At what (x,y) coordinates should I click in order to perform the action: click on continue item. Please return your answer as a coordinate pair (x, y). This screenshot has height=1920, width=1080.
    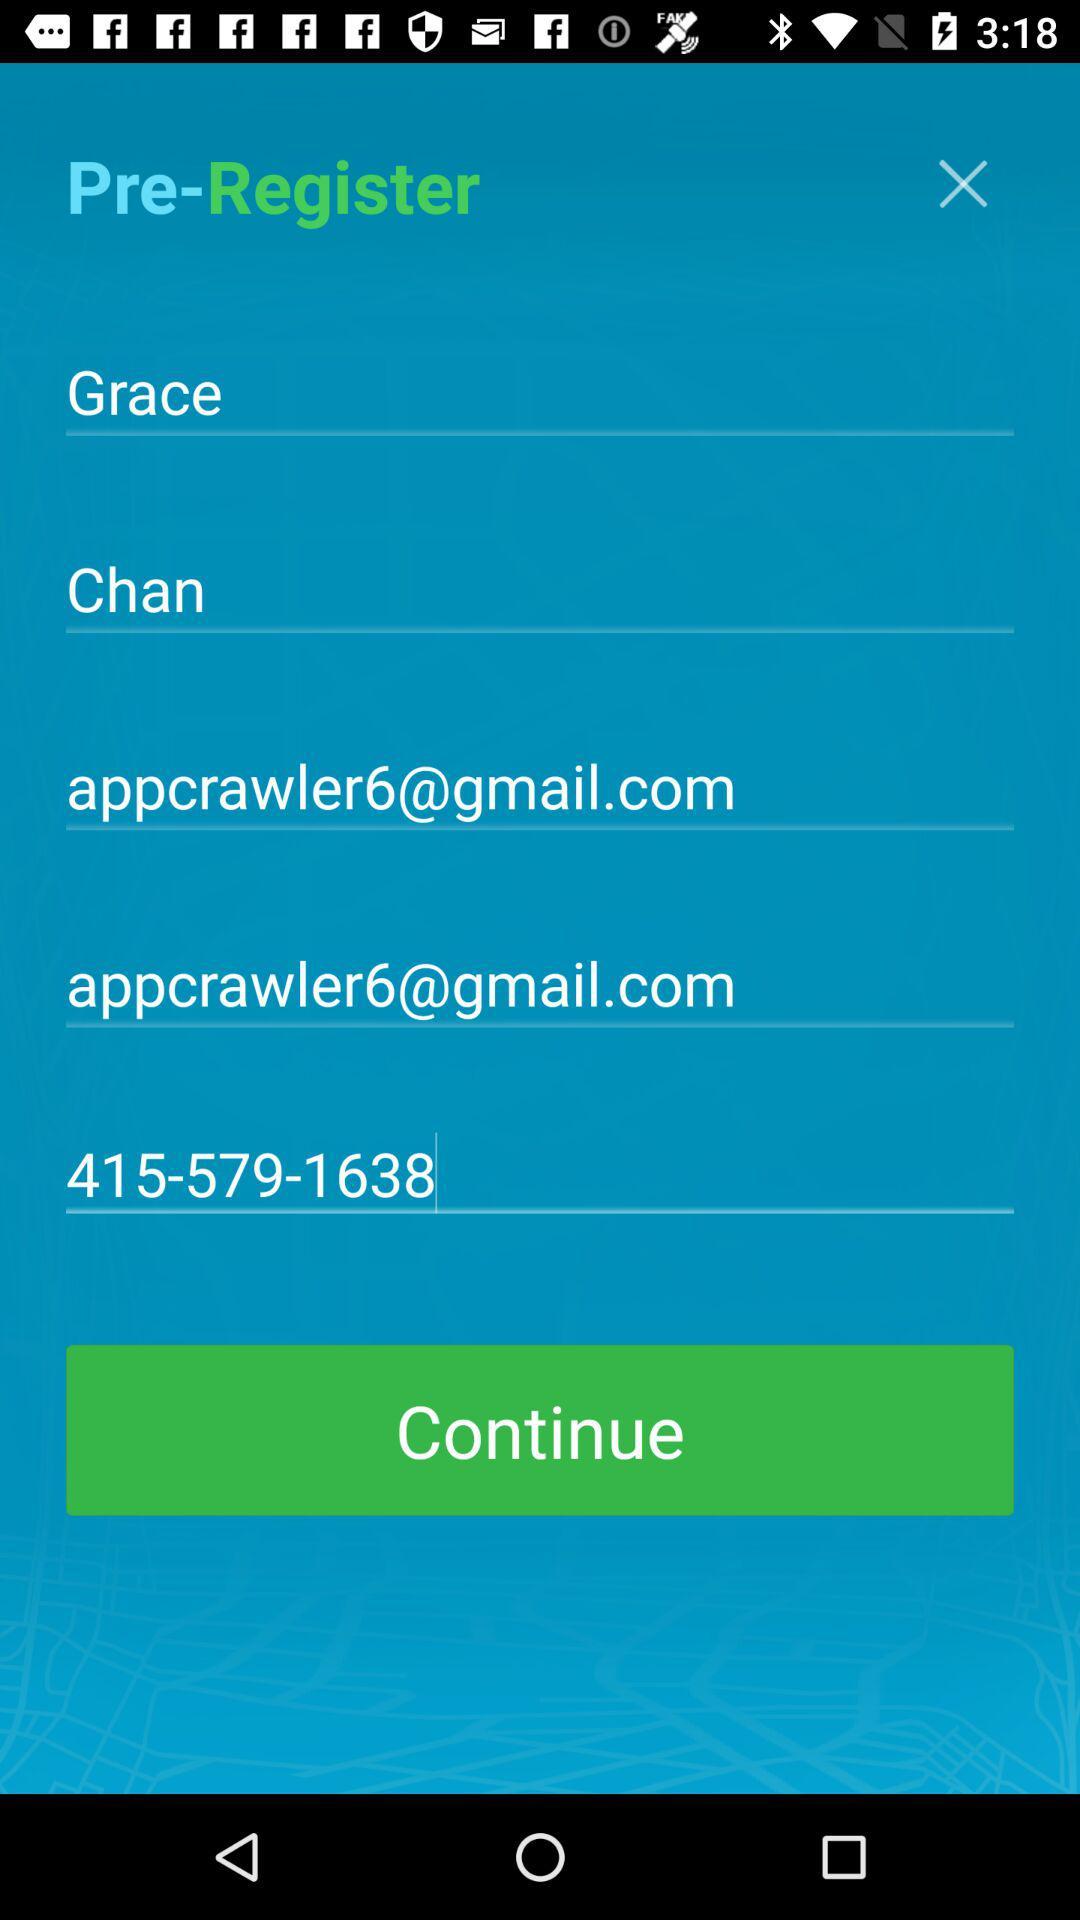
    Looking at the image, I should click on (540, 1429).